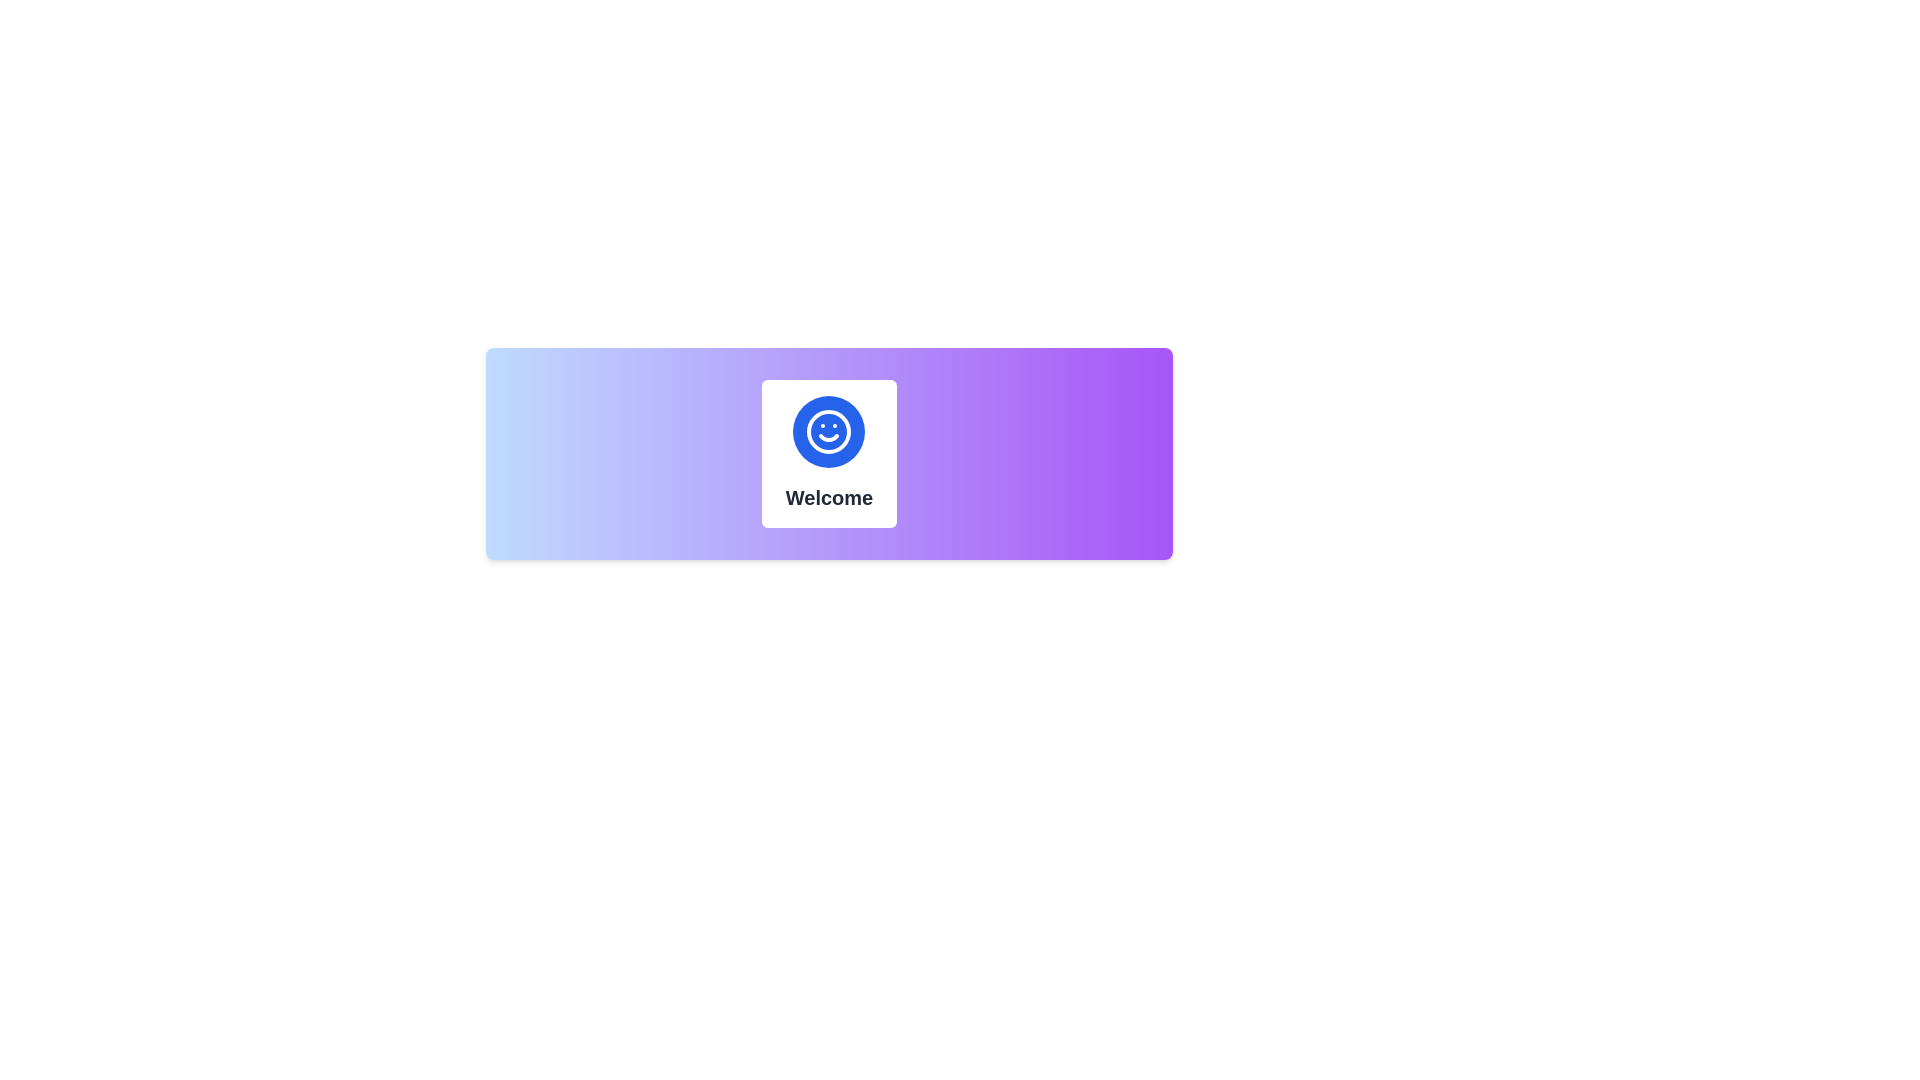  I want to click on the title text located in the lower-central part of the card, below the smiley face icon, which serves to attract user attention to the card's content, so click(829, 496).